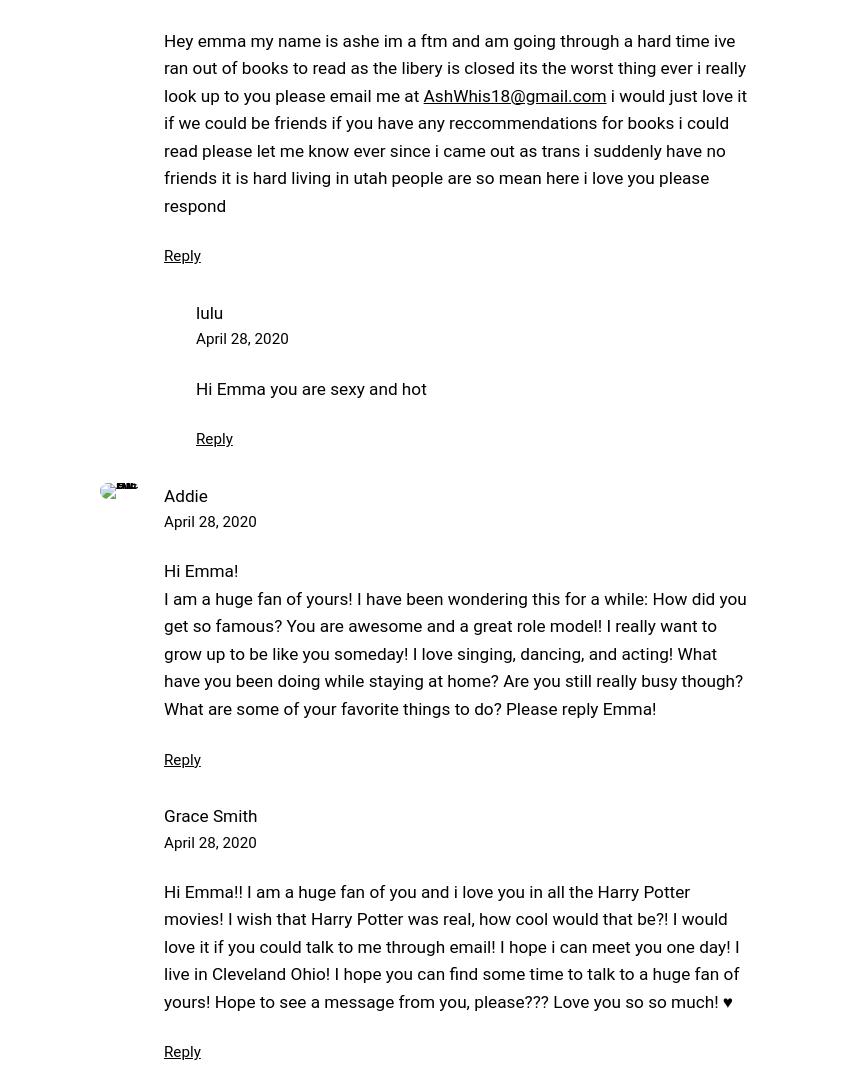 The height and width of the screenshot is (1074, 850). What do you see at coordinates (450, 945) in the screenshot?
I see `'Hi Emma!! I am a huge fan of you and i love you in all the Harry Potter movies! I wish that Harry Potter was real, how cool would that be?! I would love it if you could talk to me through email! I hope i can meet you one day! I live in Cleveland Ohio! I hope you can find some time to talk to a huge fan of yours! Hope to see a message from you, please??? Love you so so much! ♥'` at bounding box center [450, 945].